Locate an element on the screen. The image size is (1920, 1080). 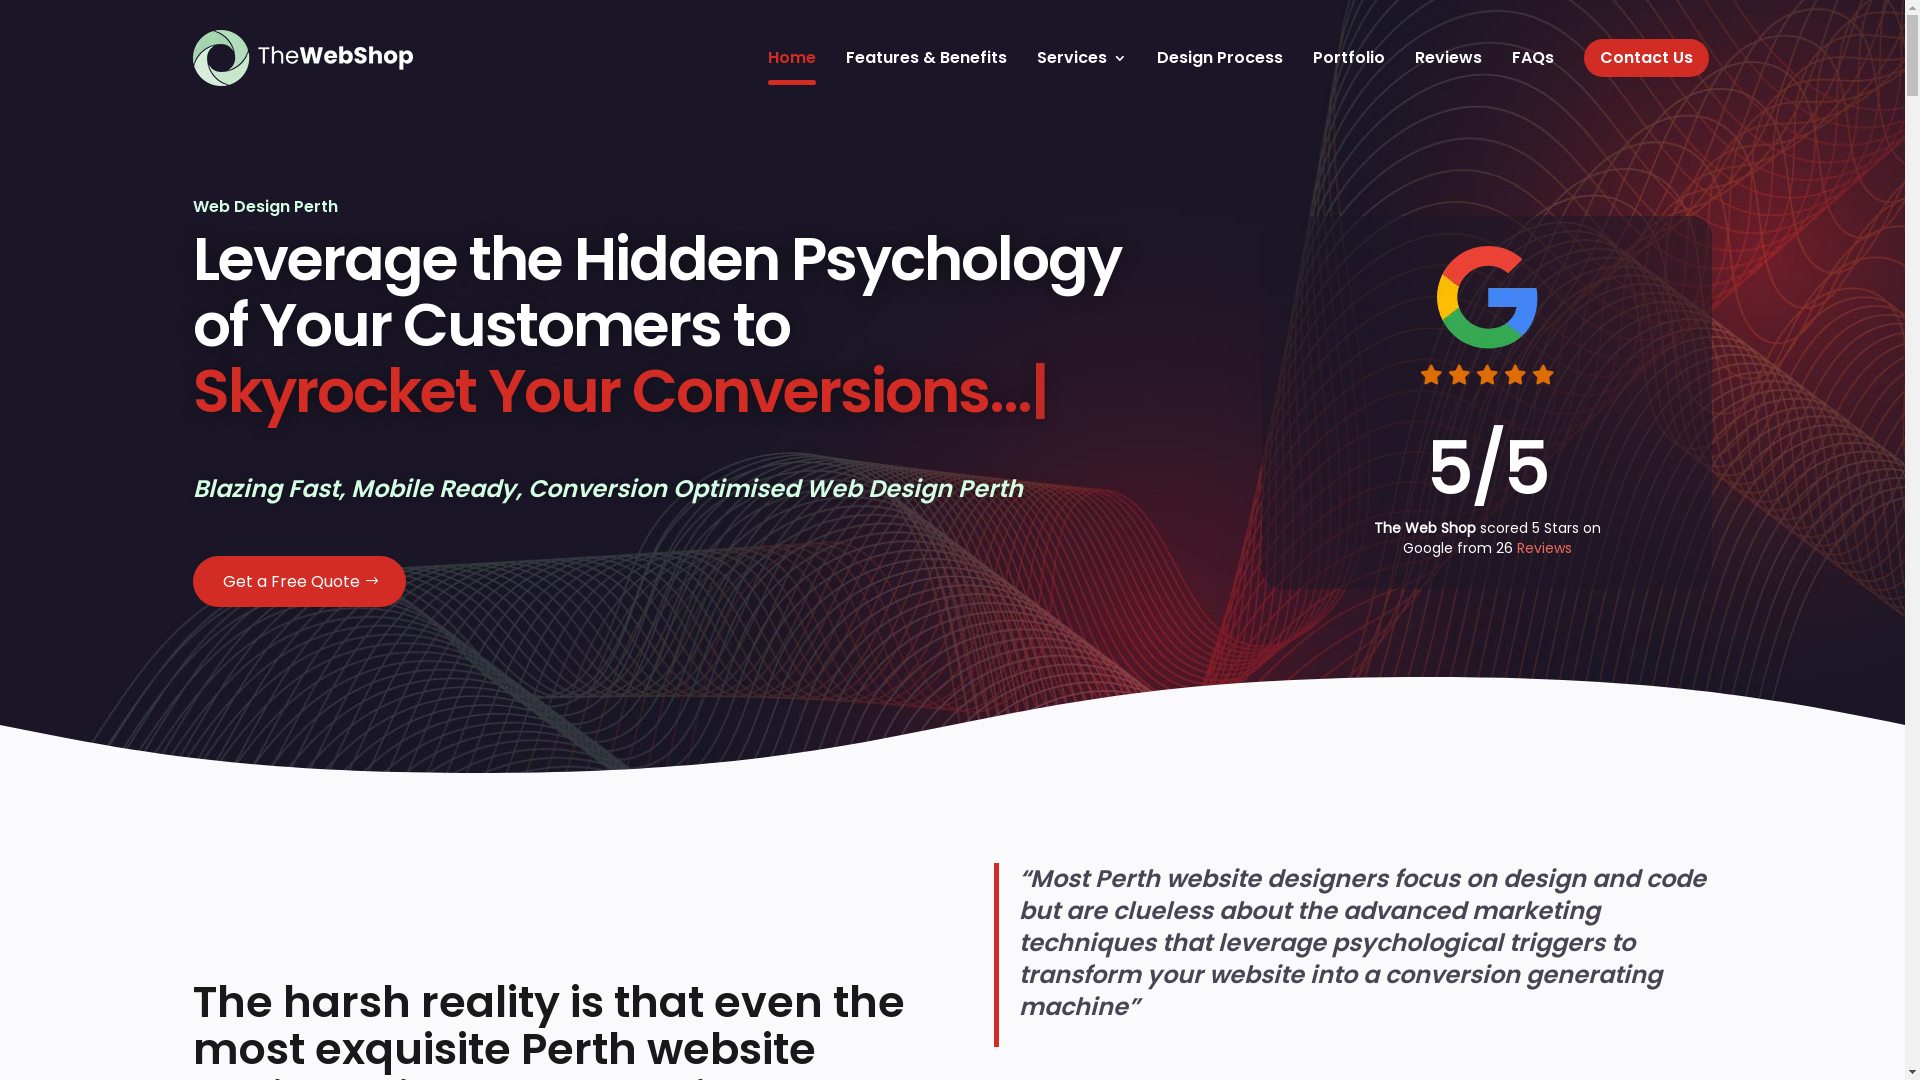
'Features & Benefits' is located at coordinates (925, 56).